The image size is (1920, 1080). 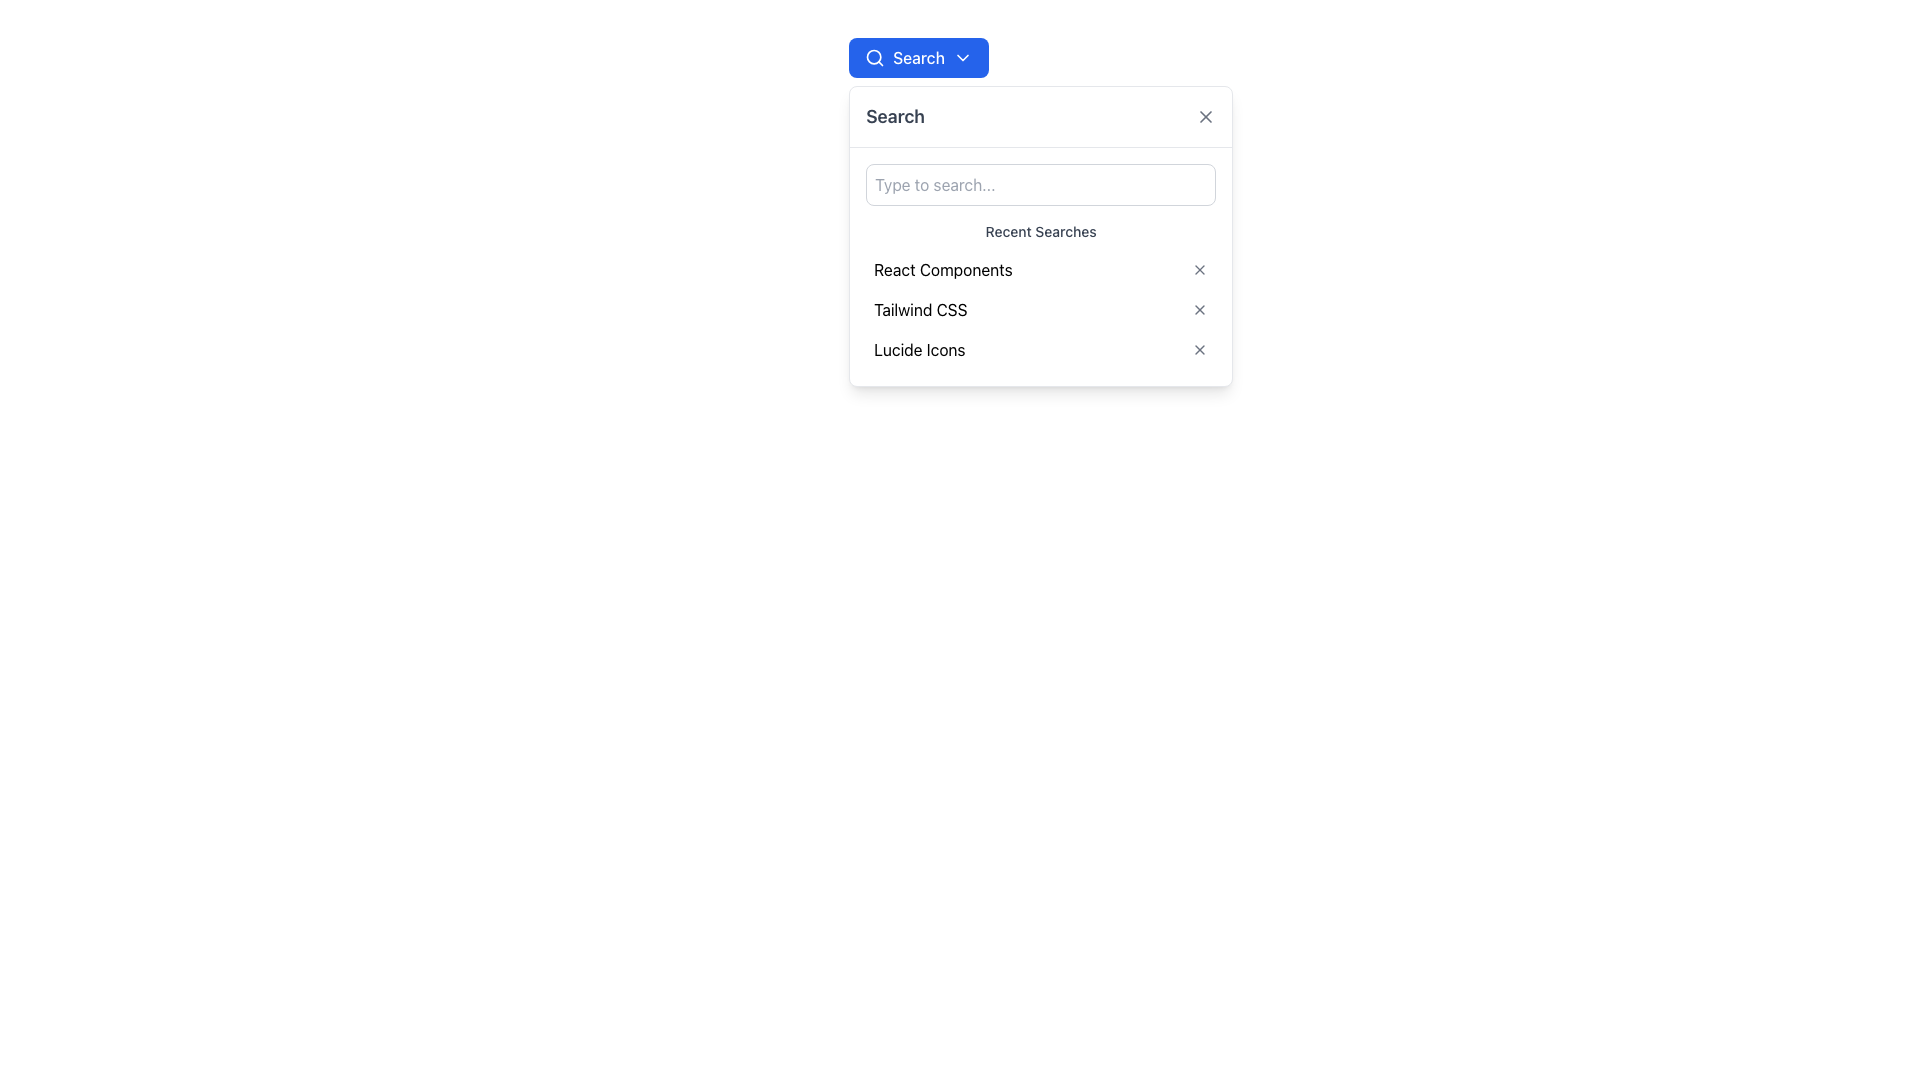 What do you see at coordinates (941, 270) in the screenshot?
I see `the text label 'React Components' in the 'Recent Searches' dropdown` at bounding box center [941, 270].